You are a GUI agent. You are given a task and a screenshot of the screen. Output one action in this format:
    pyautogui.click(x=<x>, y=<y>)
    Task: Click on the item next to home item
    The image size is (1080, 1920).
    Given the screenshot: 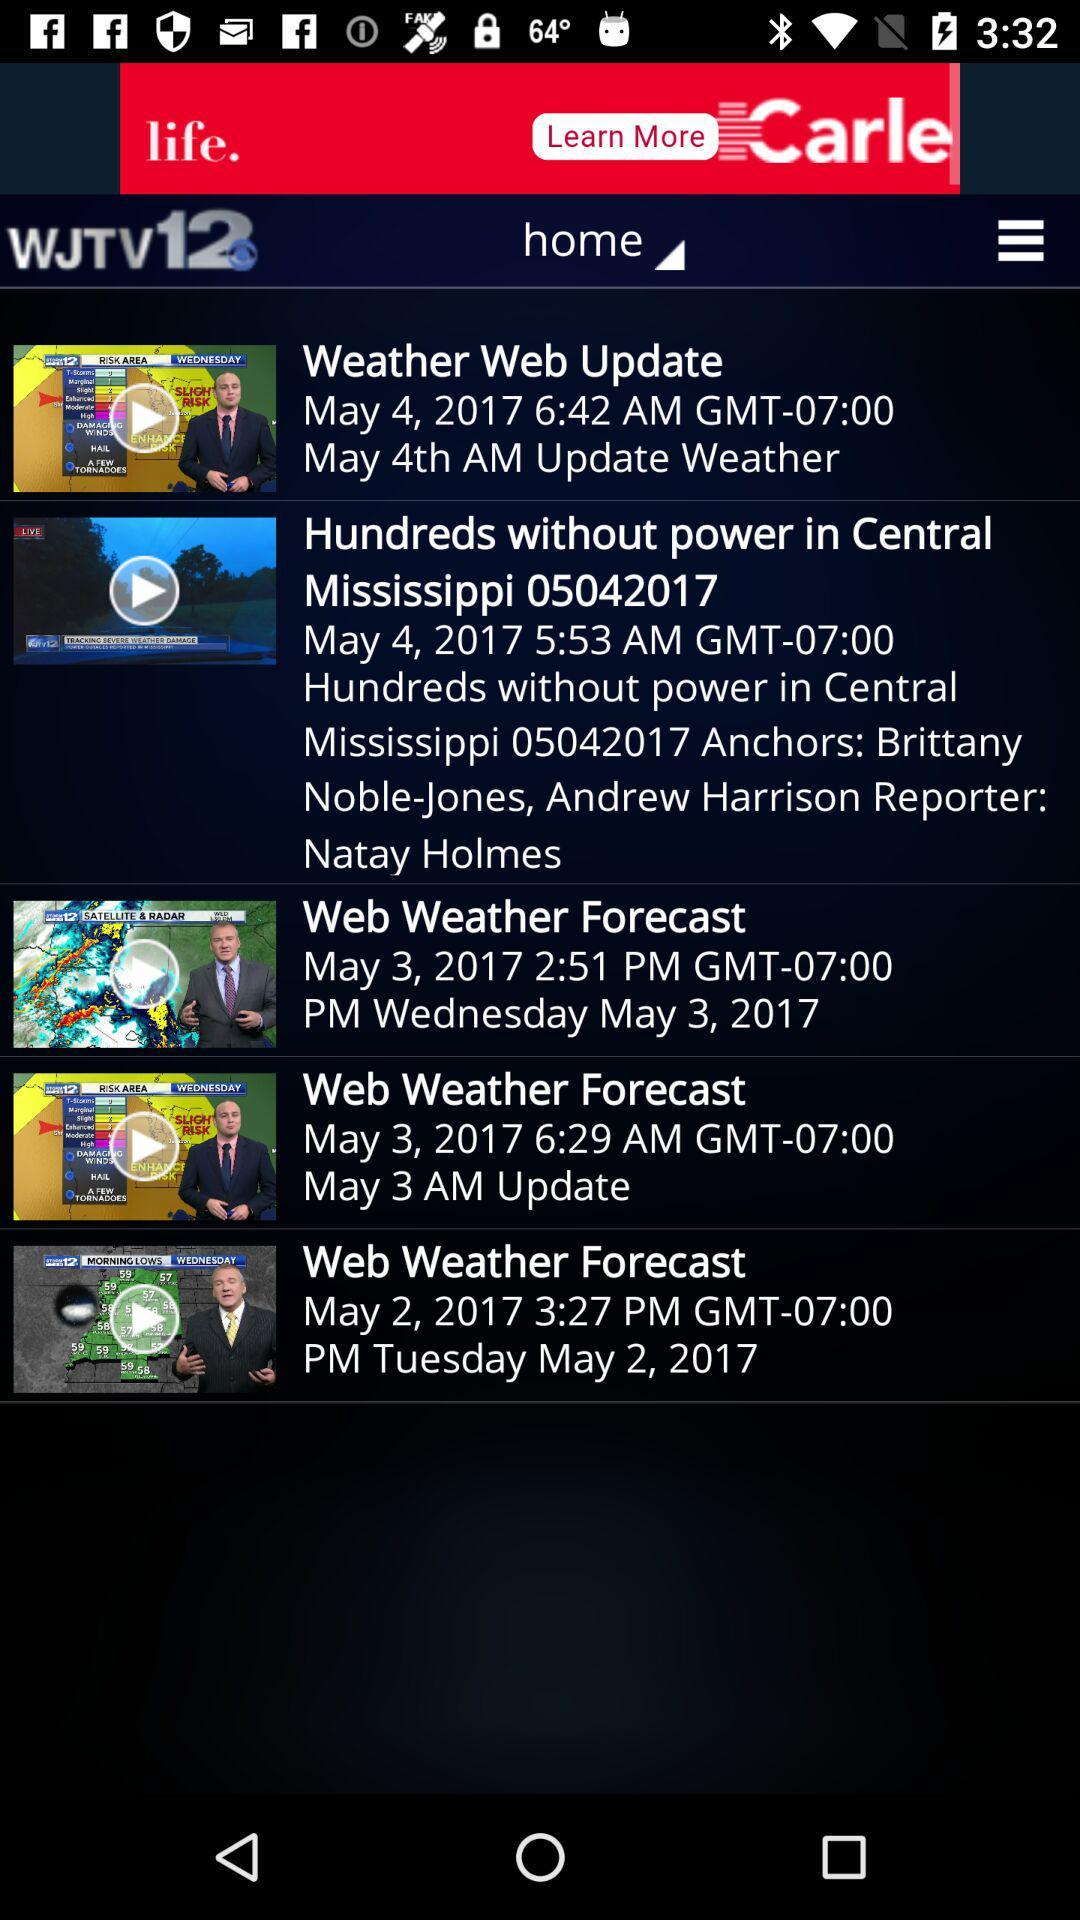 What is the action you would take?
    pyautogui.click(x=131, y=240)
    